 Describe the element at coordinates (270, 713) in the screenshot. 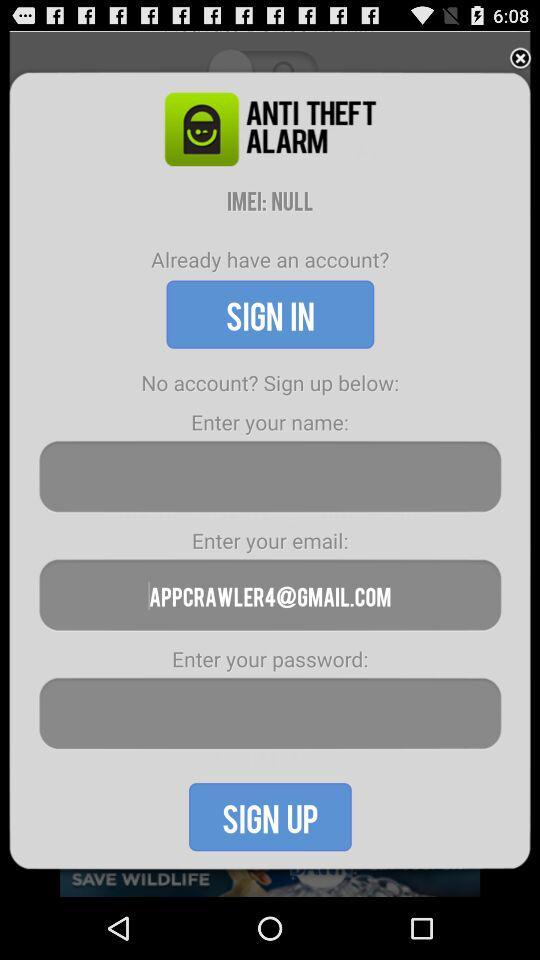

I see `pssword box` at that location.